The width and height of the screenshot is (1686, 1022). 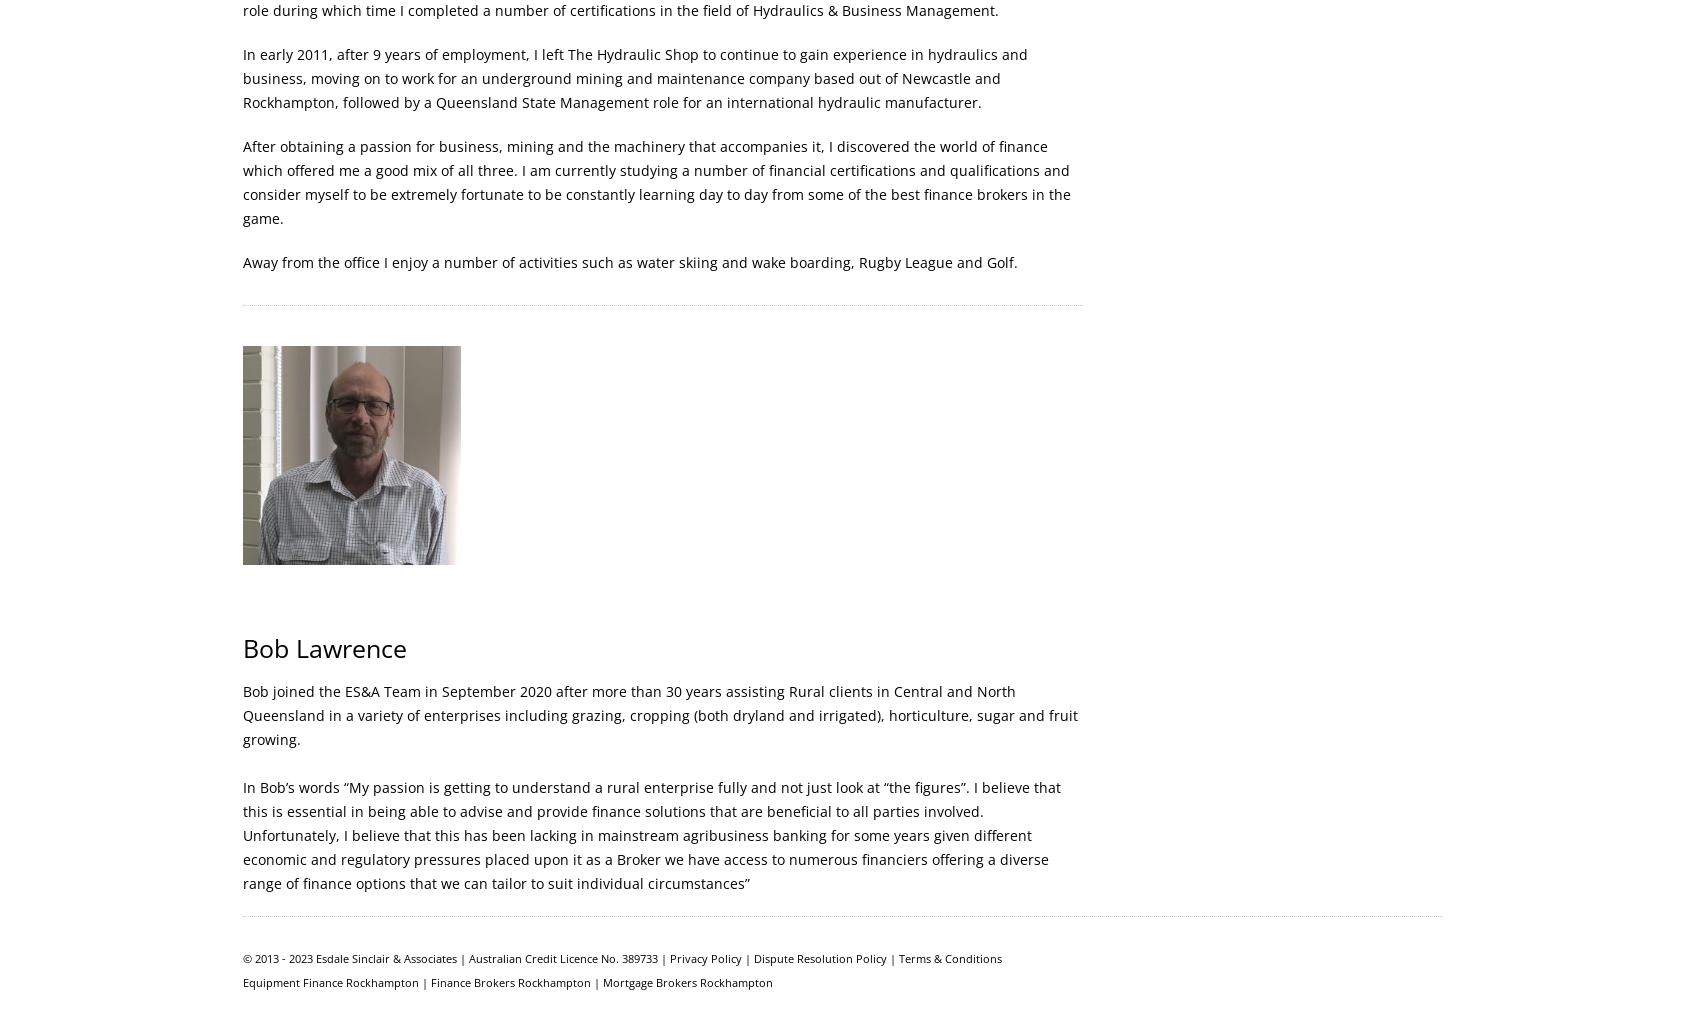 What do you see at coordinates (629, 262) in the screenshot?
I see `'Away from the office I enjoy a number of activities such as water skiing and wake boarding, Rugby League and Golf.'` at bounding box center [629, 262].